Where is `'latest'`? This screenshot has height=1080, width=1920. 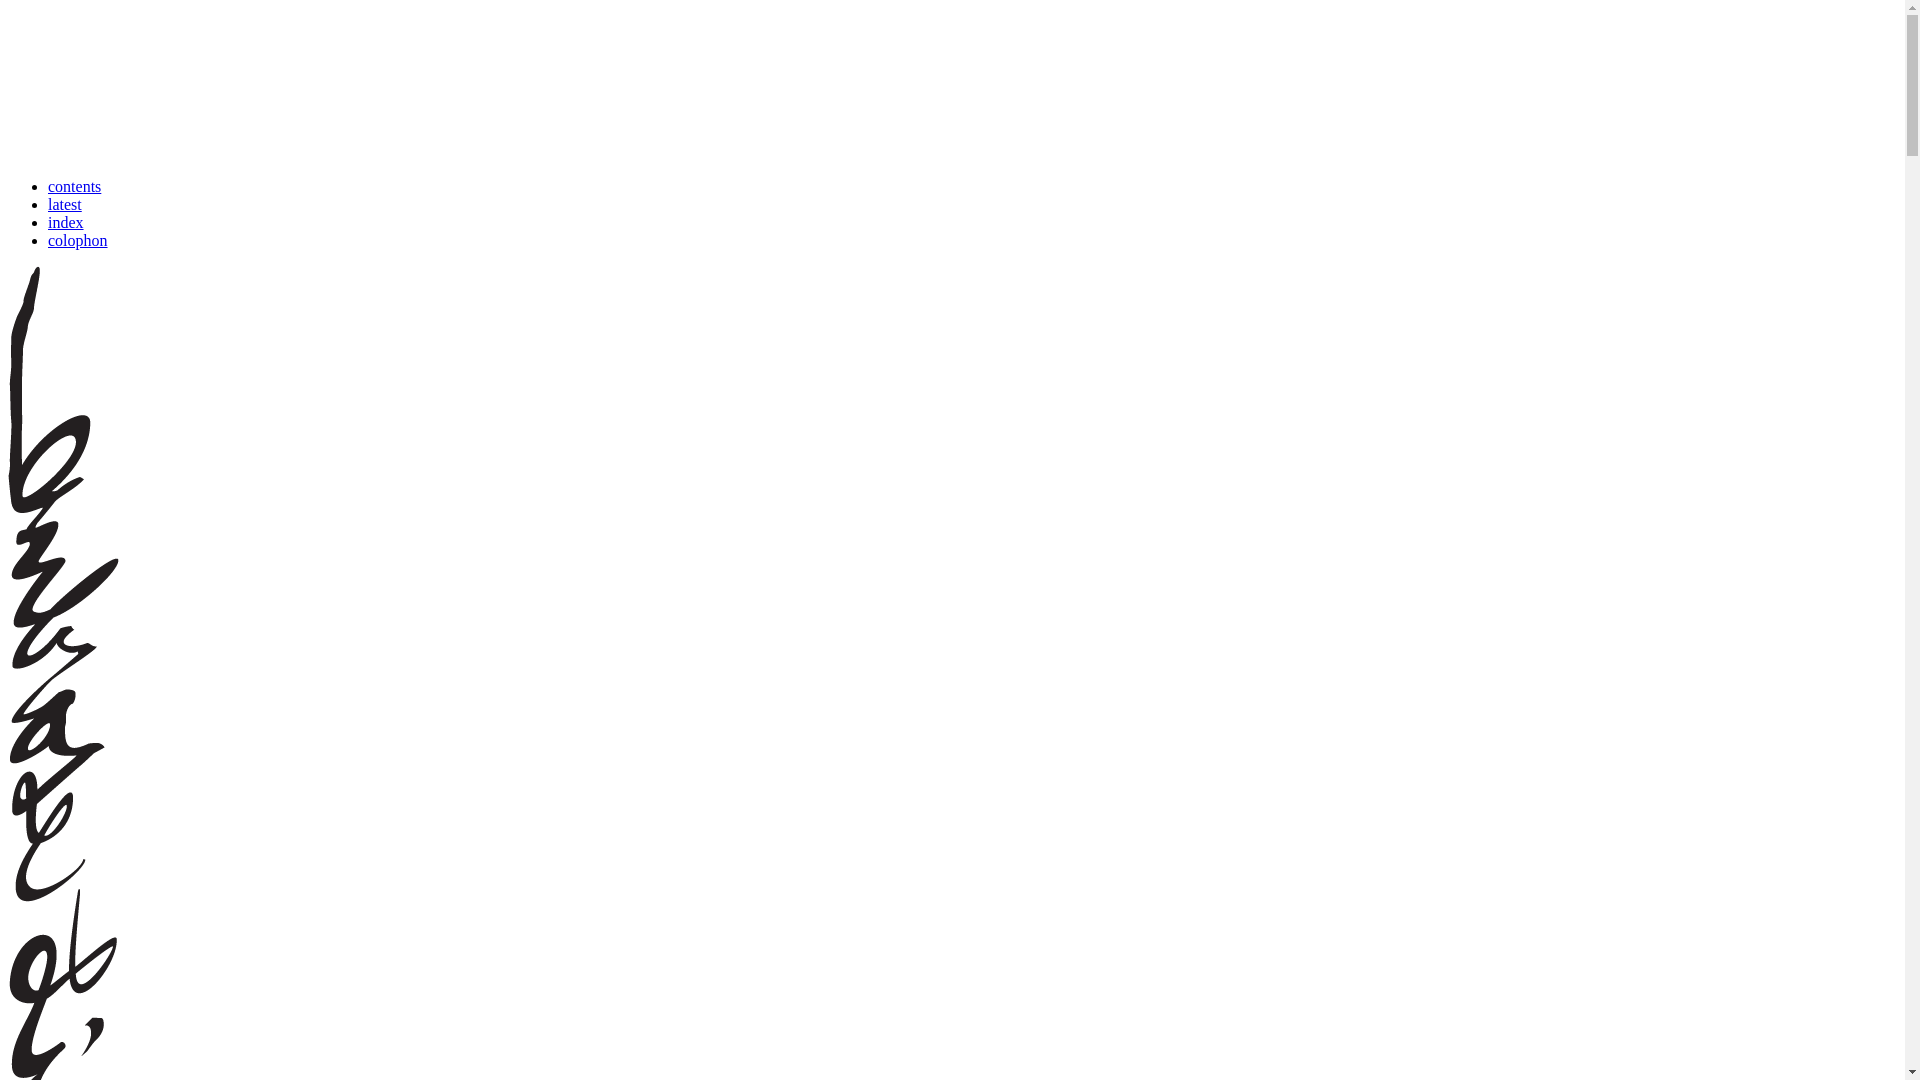
'latest' is located at coordinates (65, 204).